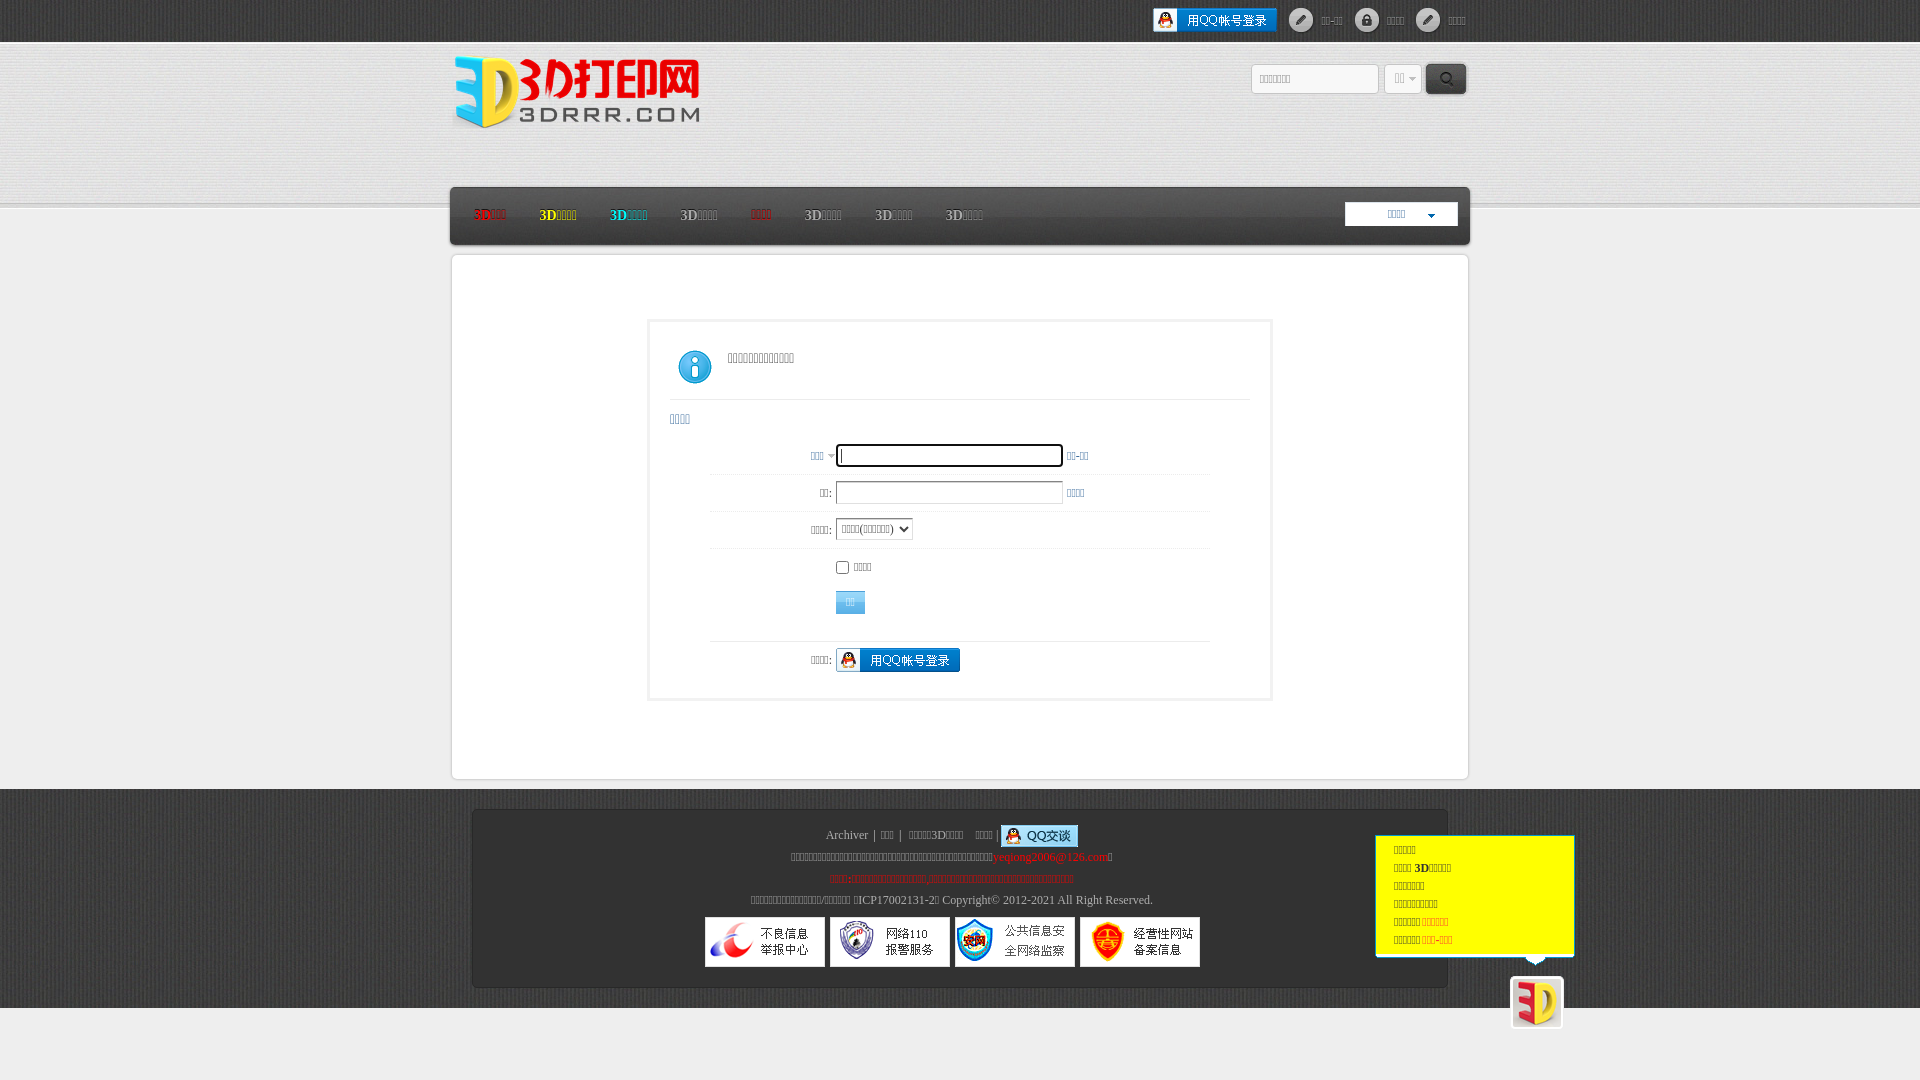 Image resolution: width=1920 pixels, height=1080 pixels. I want to click on 'Archiver', so click(847, 834).